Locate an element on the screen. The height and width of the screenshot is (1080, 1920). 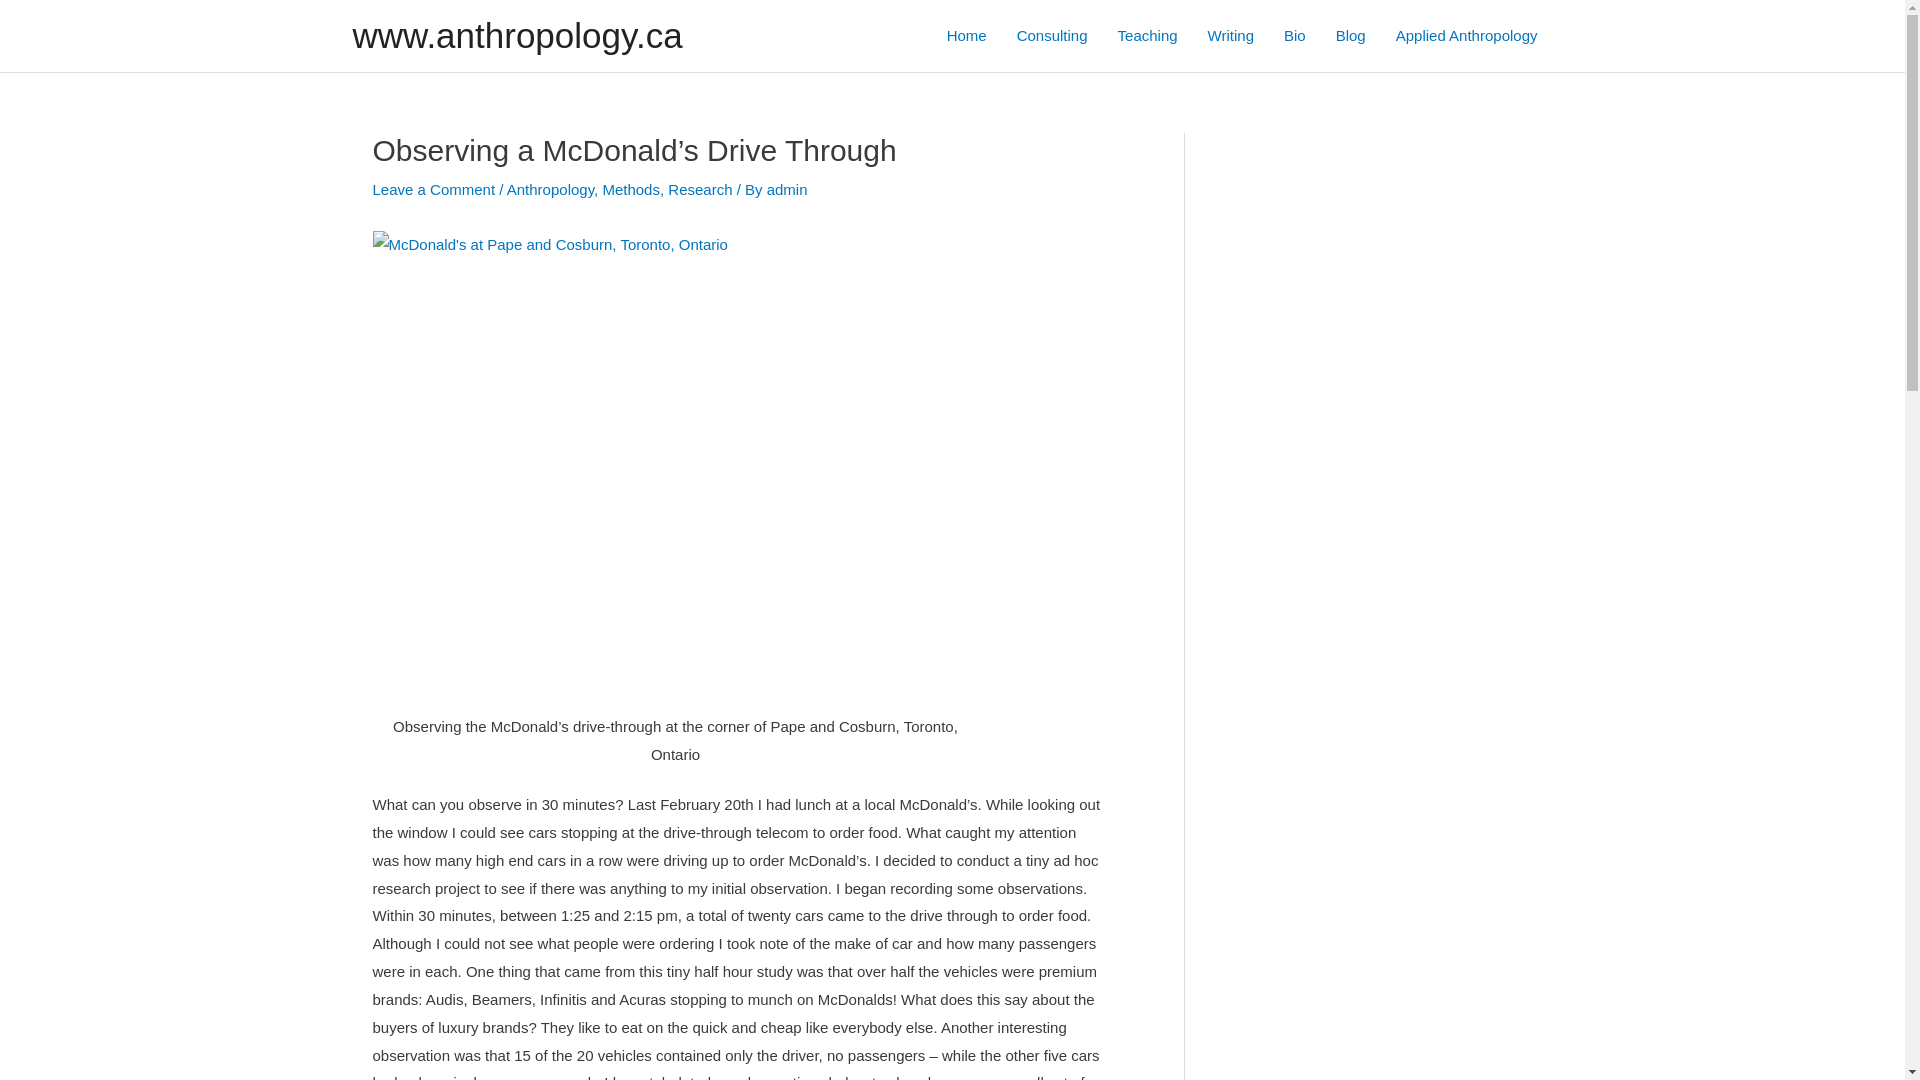
'Anthropology' is located at coordinates (507, 189).